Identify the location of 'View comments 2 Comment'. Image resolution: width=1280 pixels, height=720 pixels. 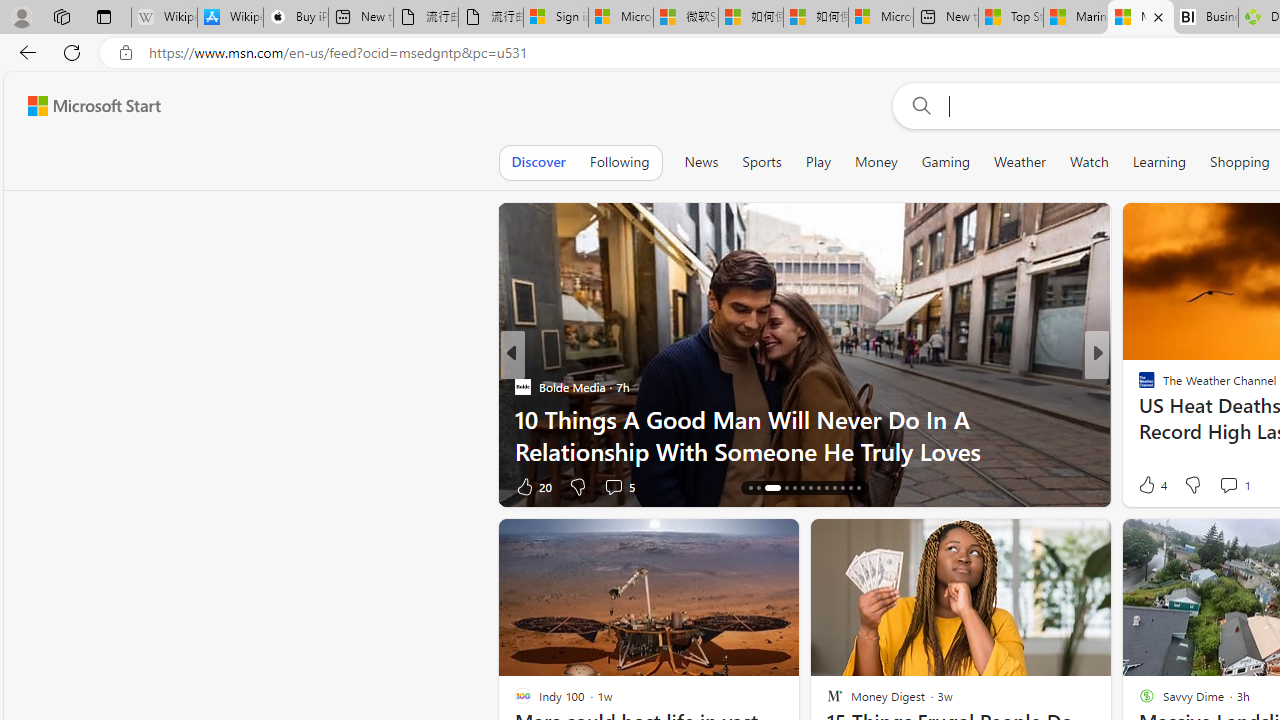
(1234, 486).